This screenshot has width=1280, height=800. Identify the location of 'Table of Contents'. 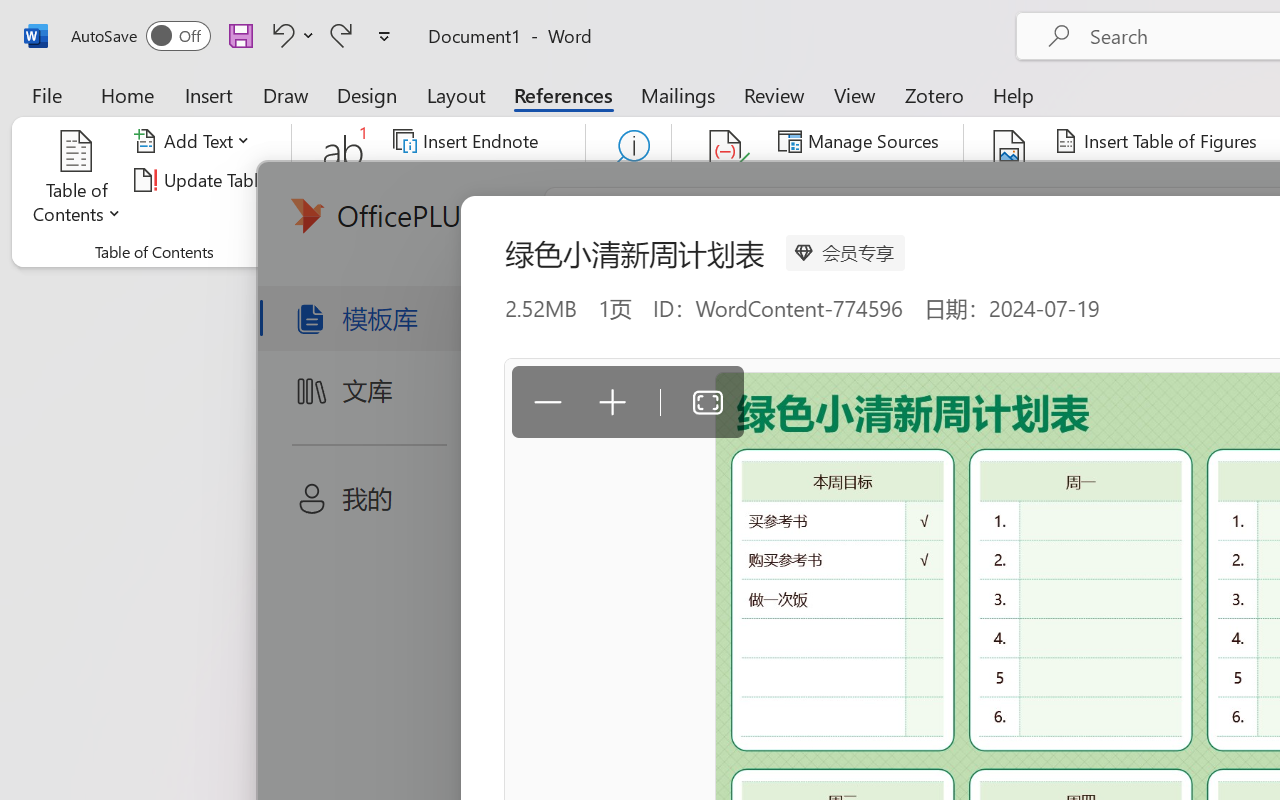
(77, 179).